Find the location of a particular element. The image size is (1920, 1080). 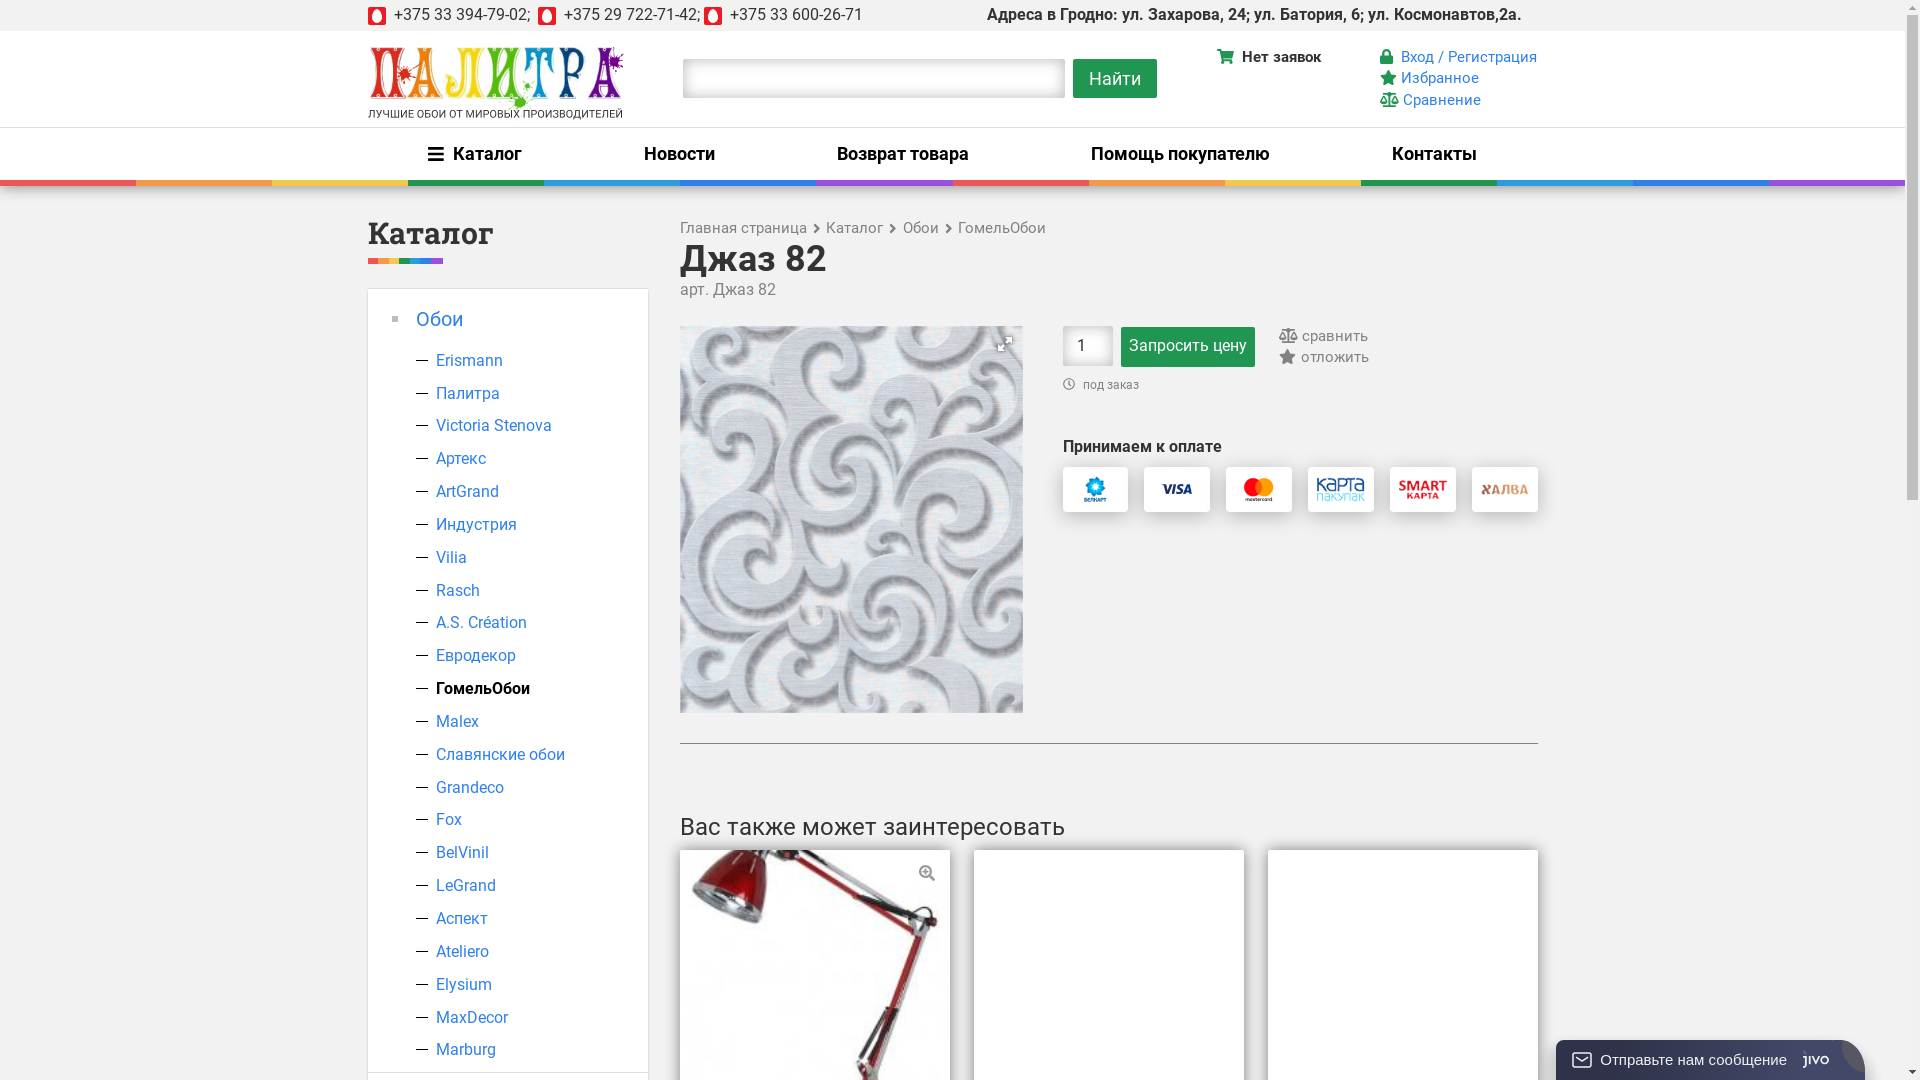

'Malex' is located at coordinates (456, 721).